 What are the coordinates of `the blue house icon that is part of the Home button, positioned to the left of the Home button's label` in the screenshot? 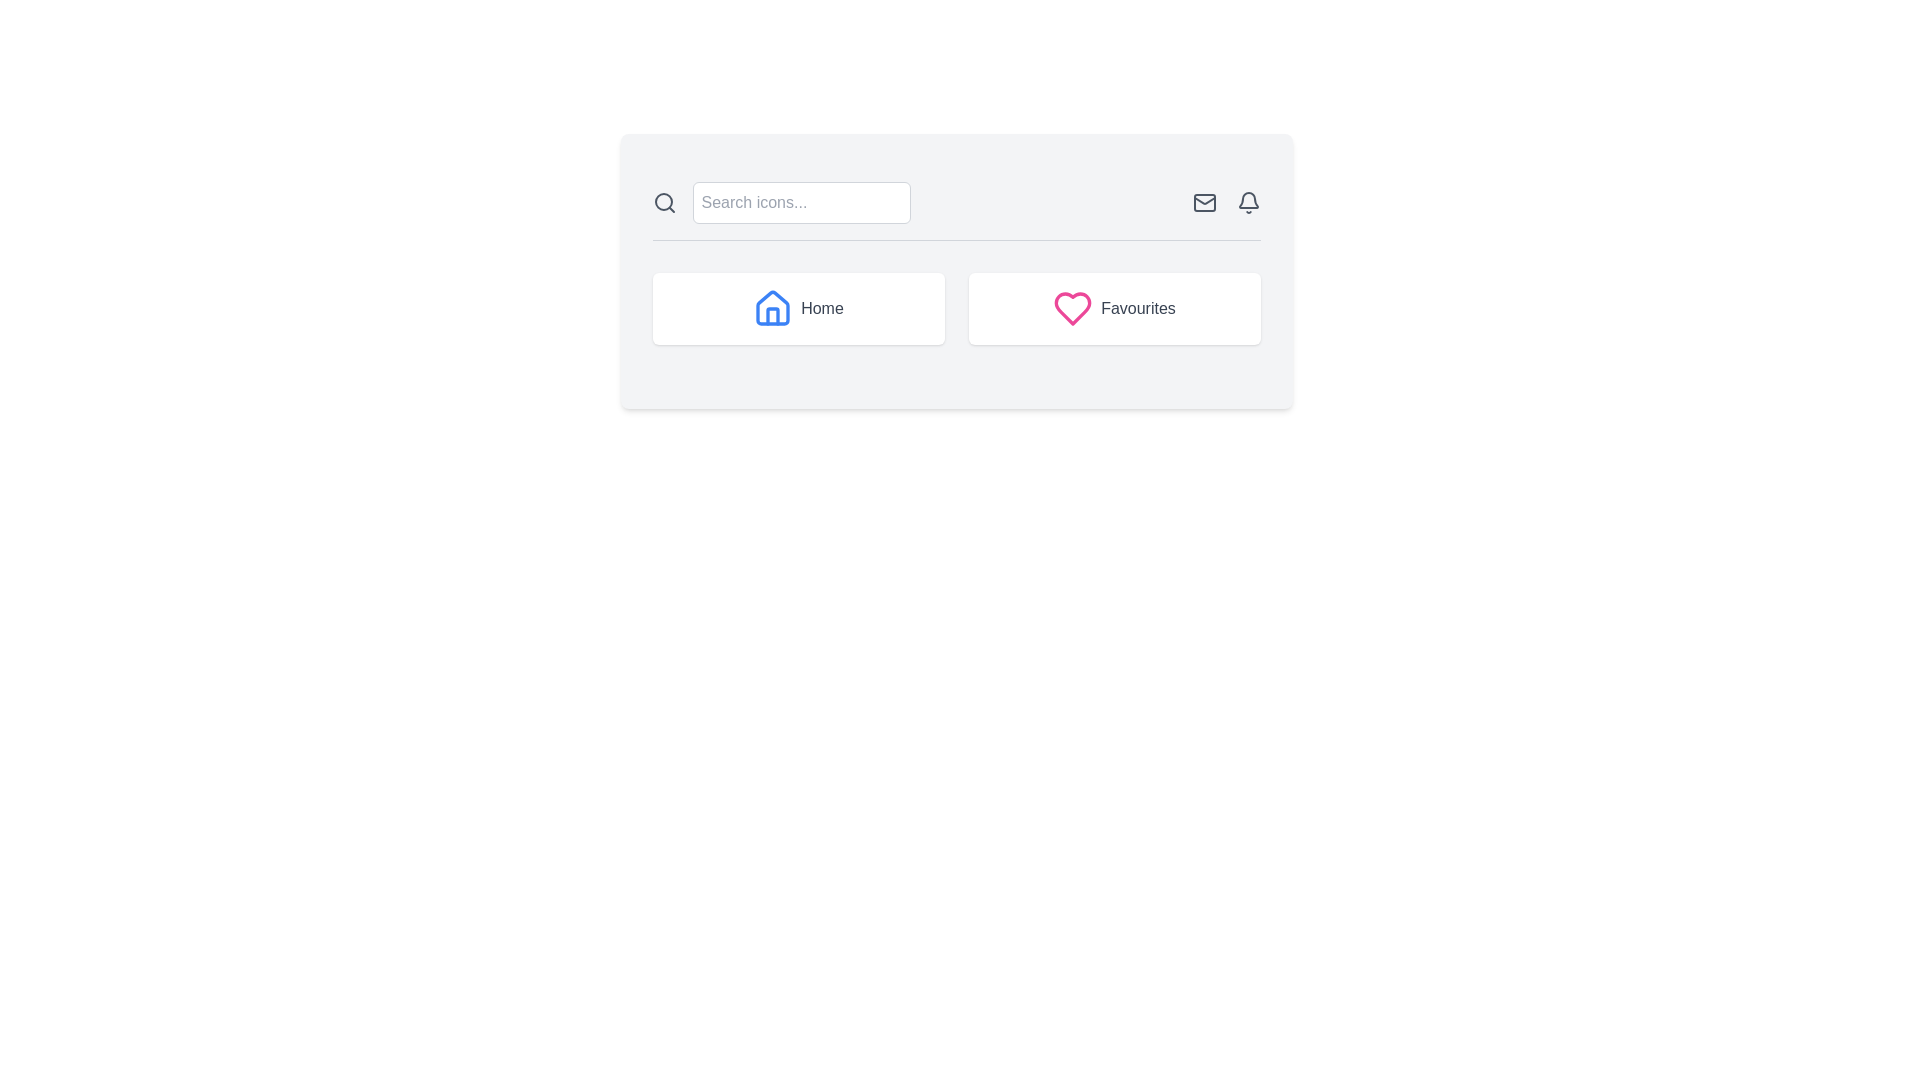 It's located at (772, 308).